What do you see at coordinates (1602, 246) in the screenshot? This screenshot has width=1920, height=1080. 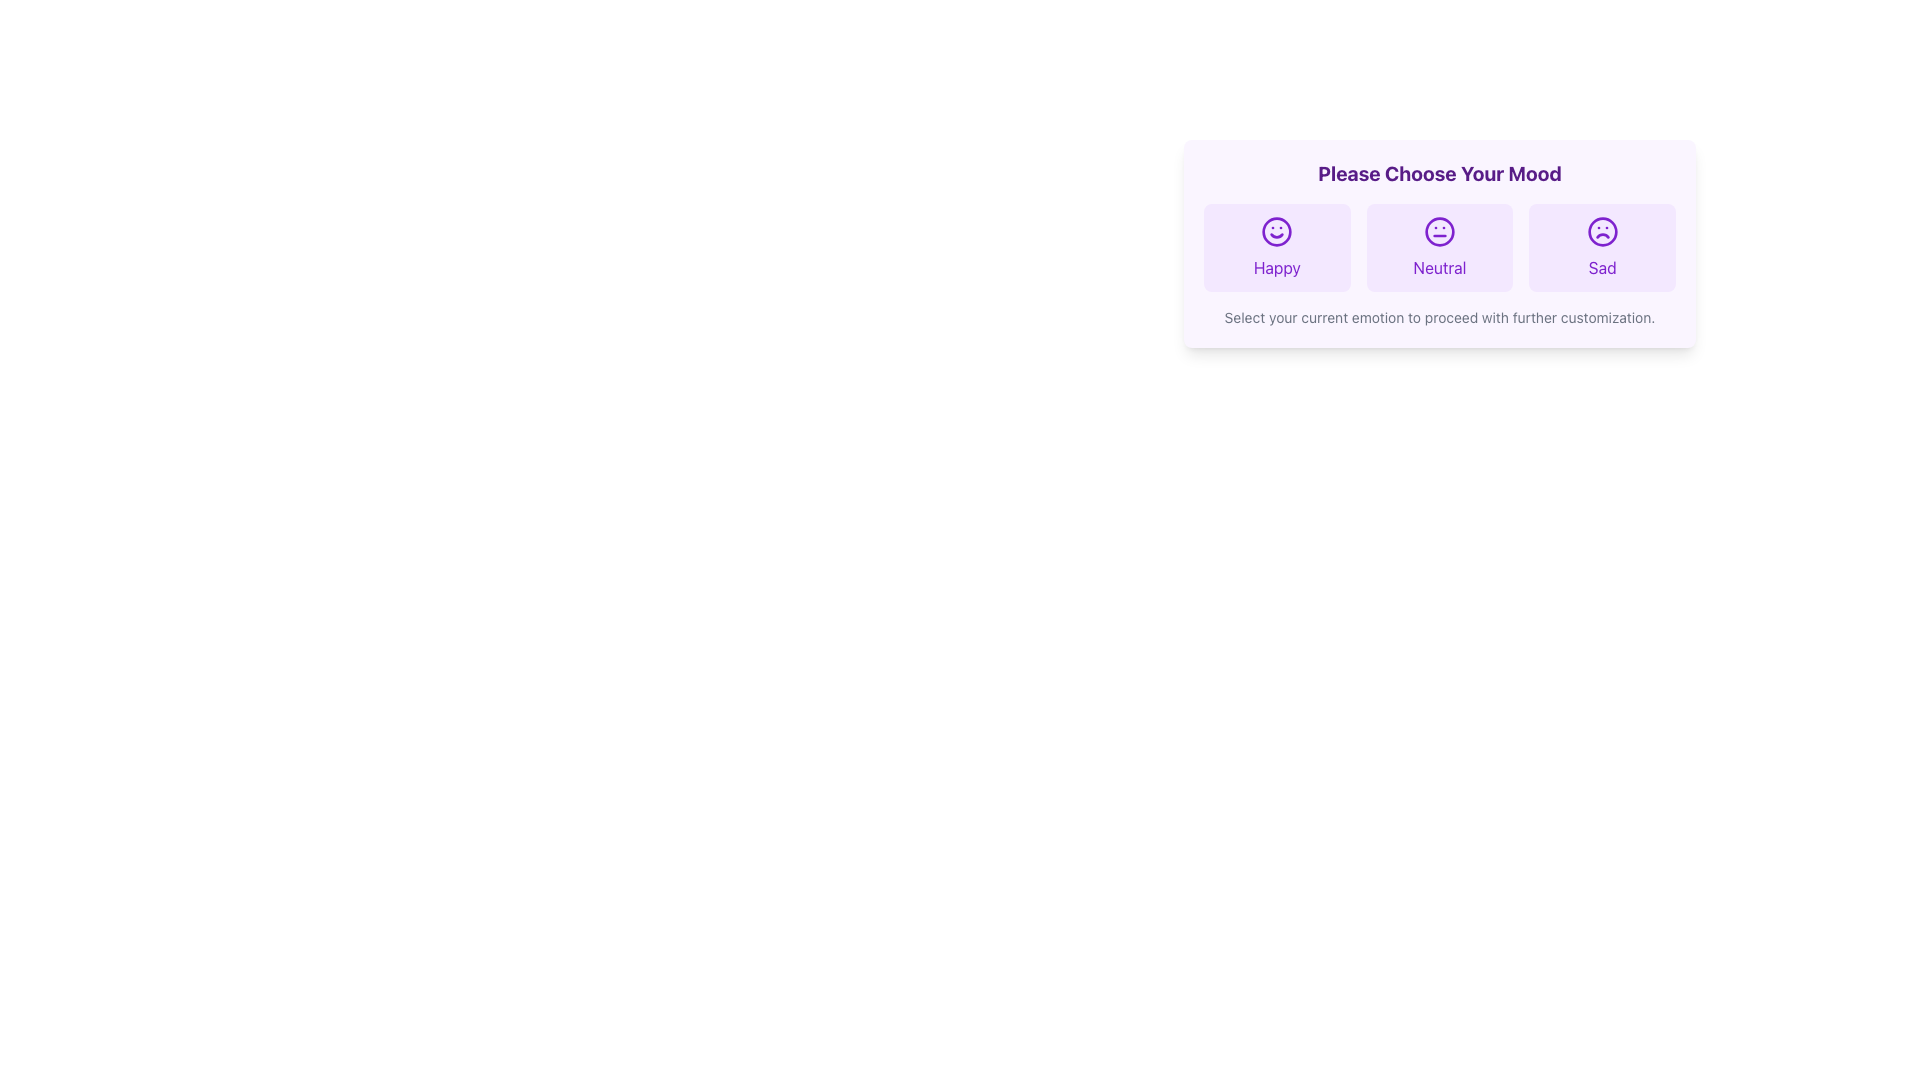 I see `the rightmost mood selection button with a light purple background and a sad face icon labeled 'Sad'` at bounding box center [1602, 246].